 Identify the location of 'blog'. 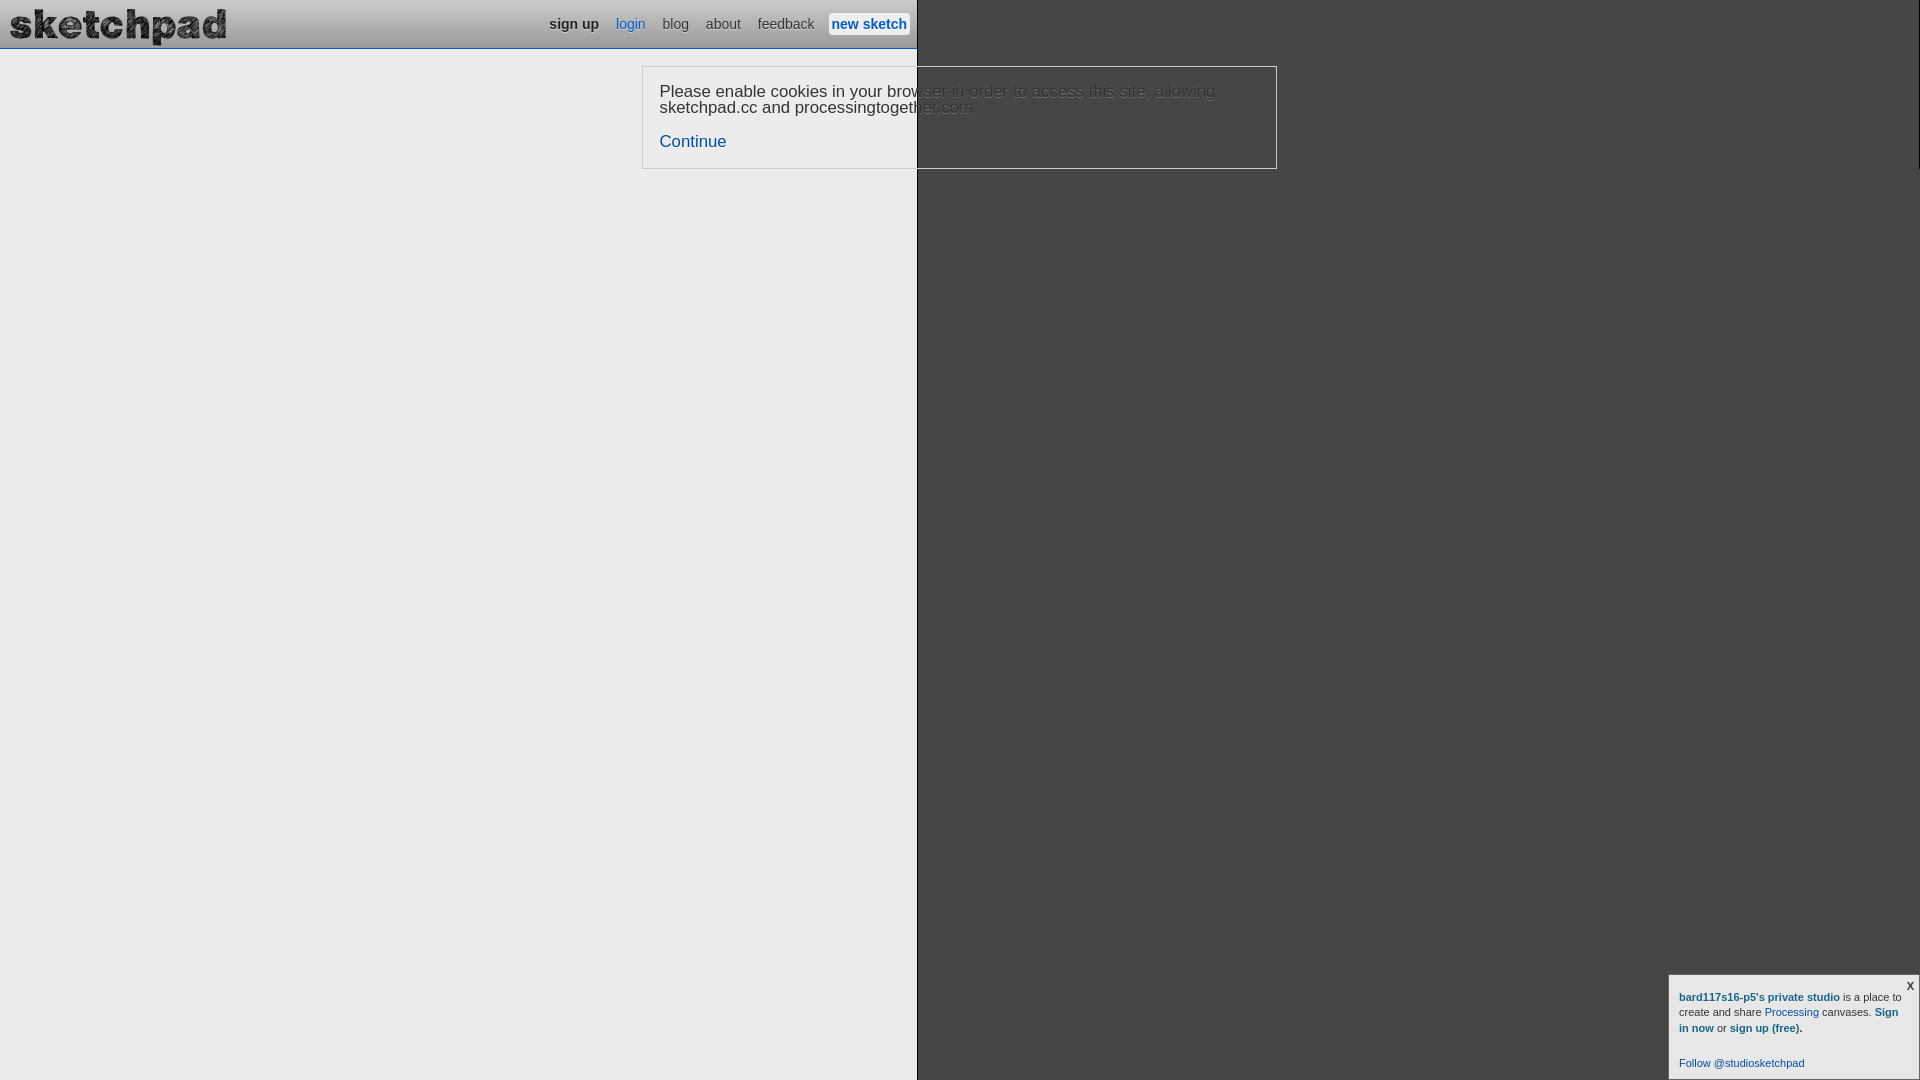
(676, 23).